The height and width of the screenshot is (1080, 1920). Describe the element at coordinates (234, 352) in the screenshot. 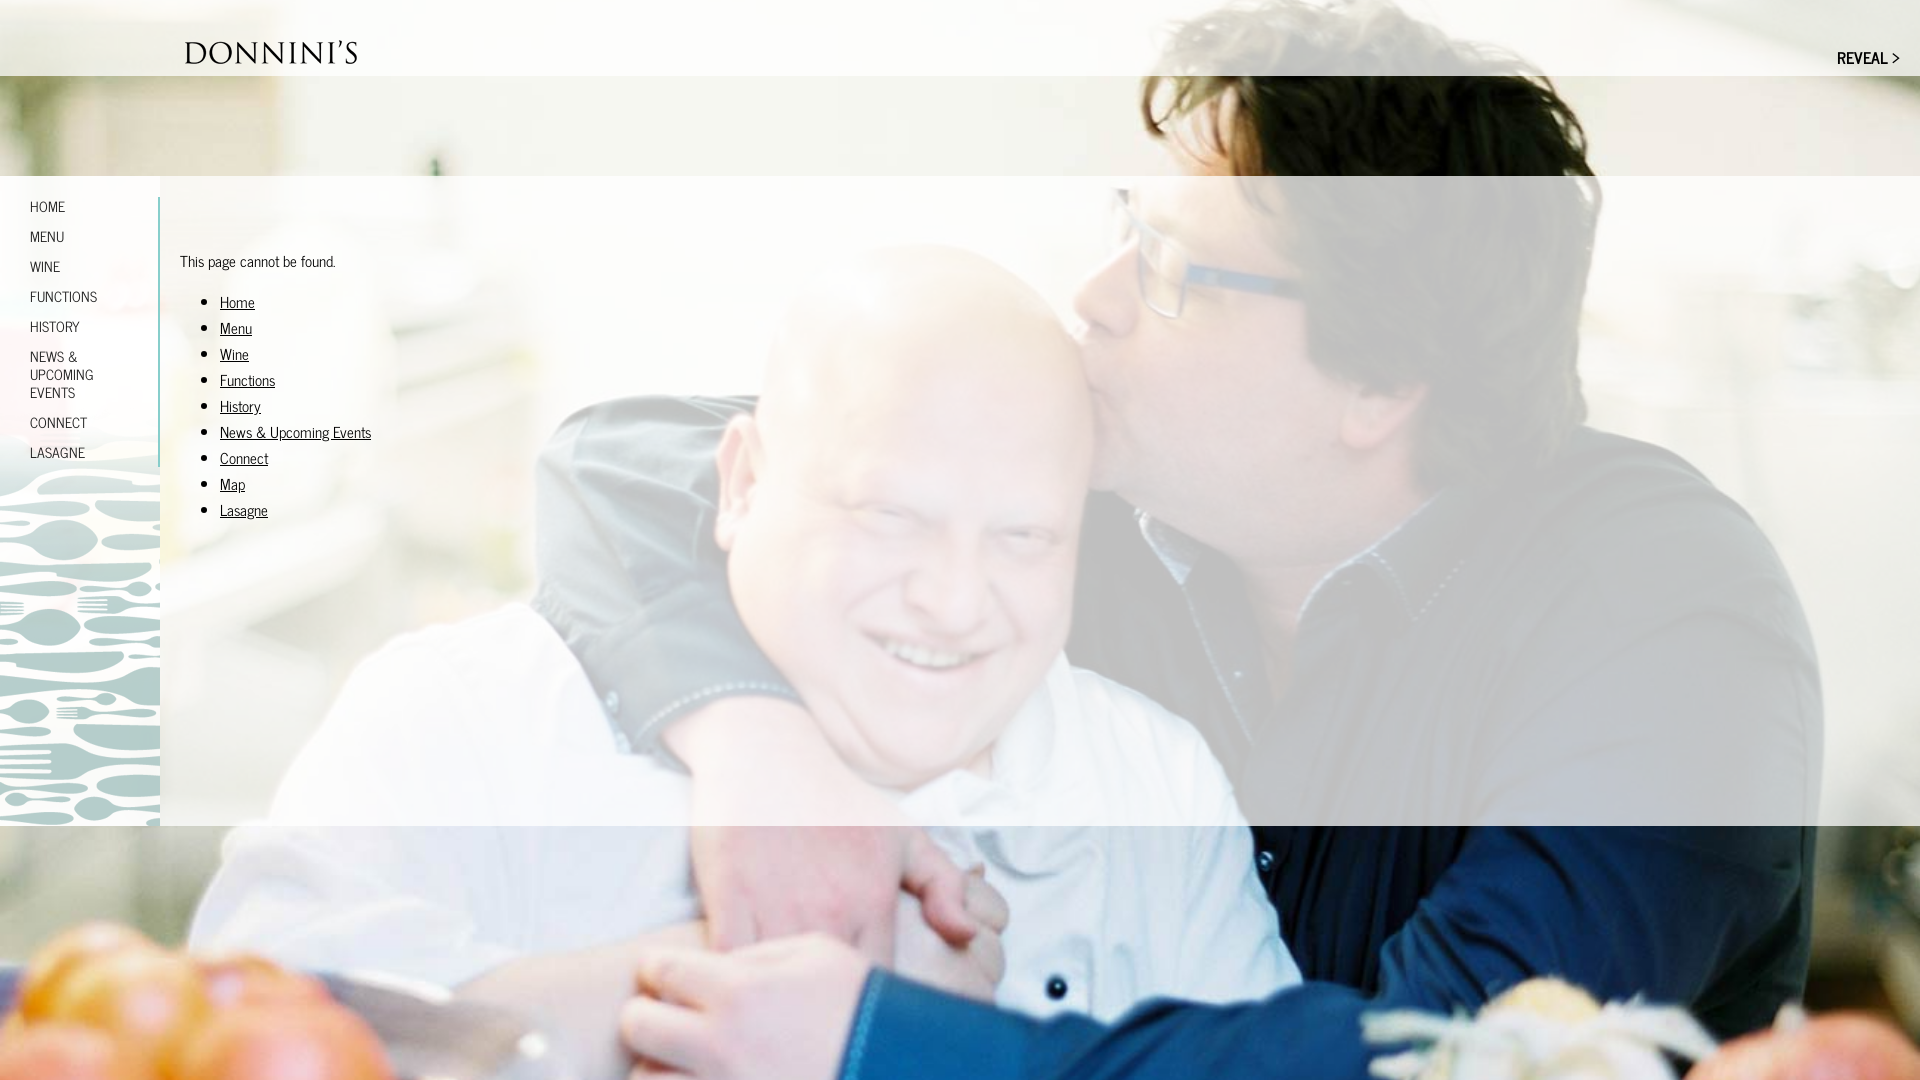

I see `'Wine'` at that location.